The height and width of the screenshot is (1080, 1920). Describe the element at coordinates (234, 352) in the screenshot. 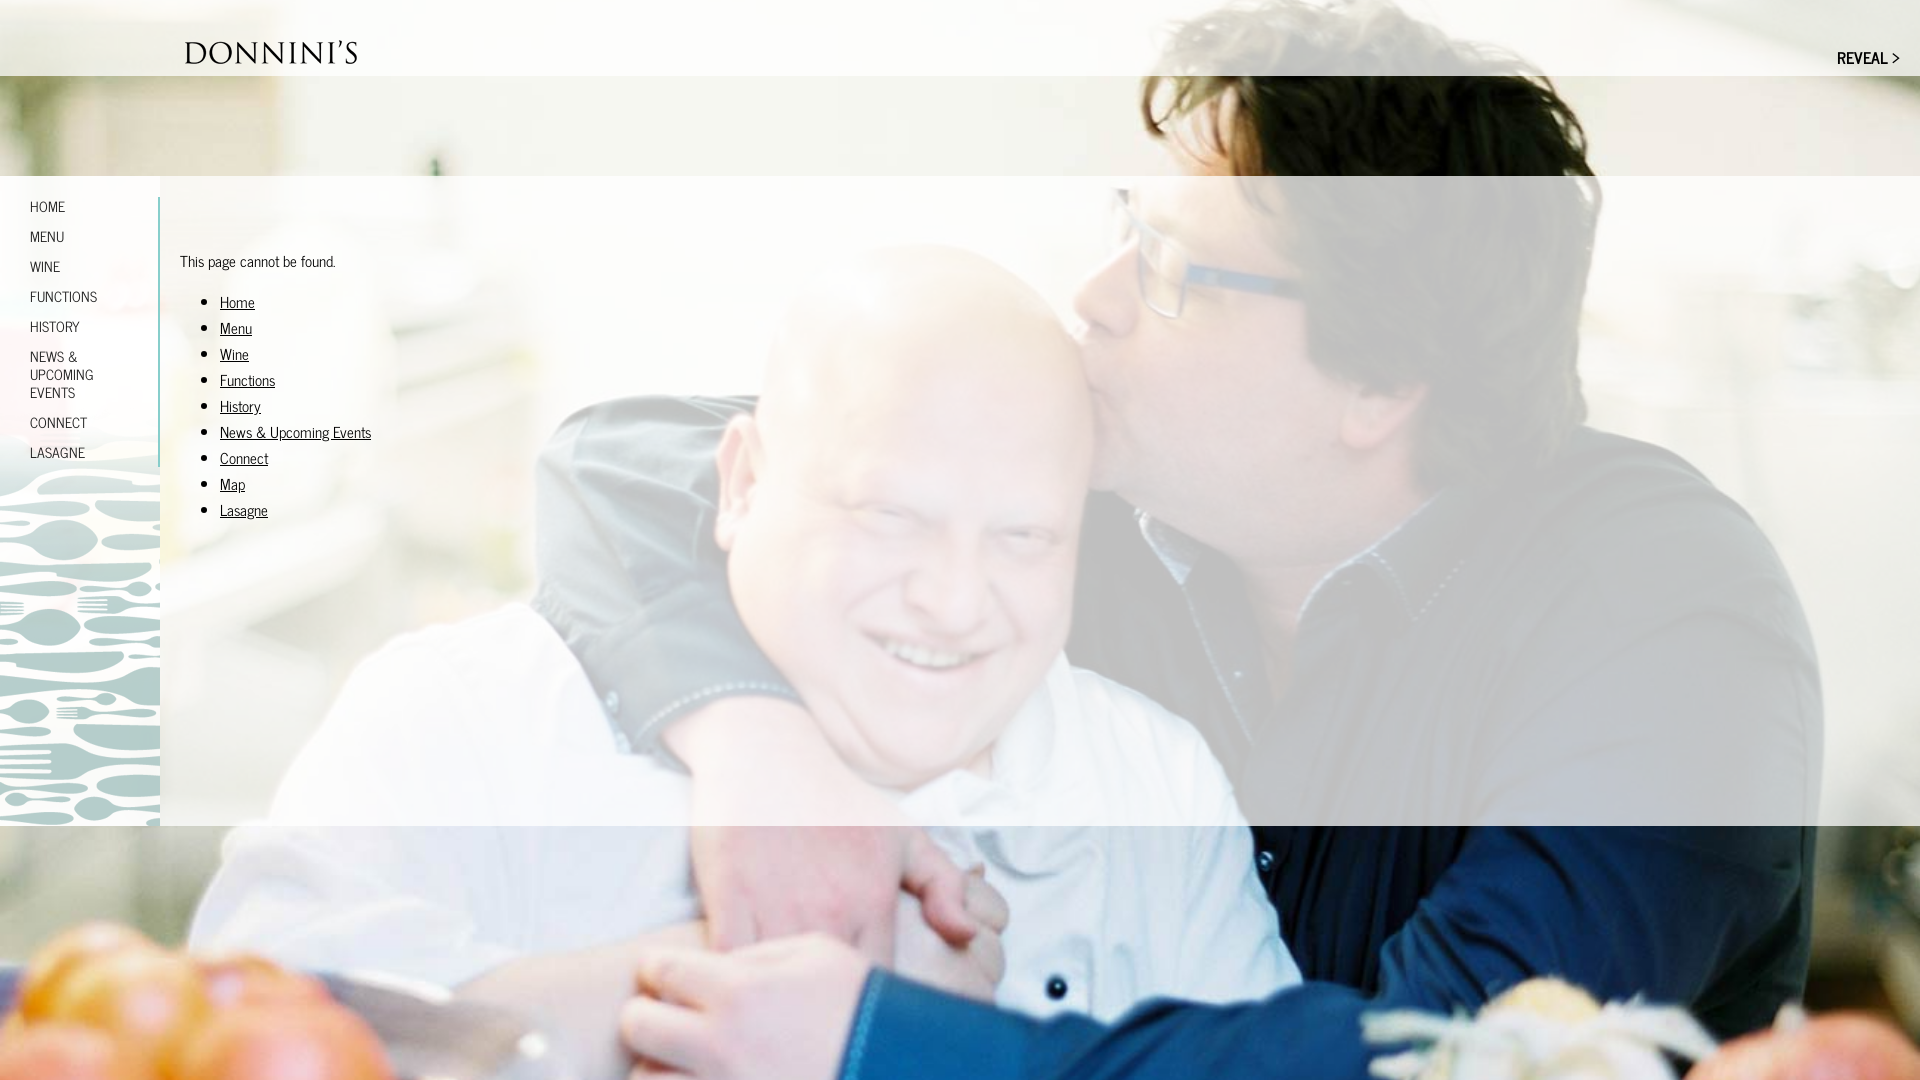

I see `'Wine'` at that location.